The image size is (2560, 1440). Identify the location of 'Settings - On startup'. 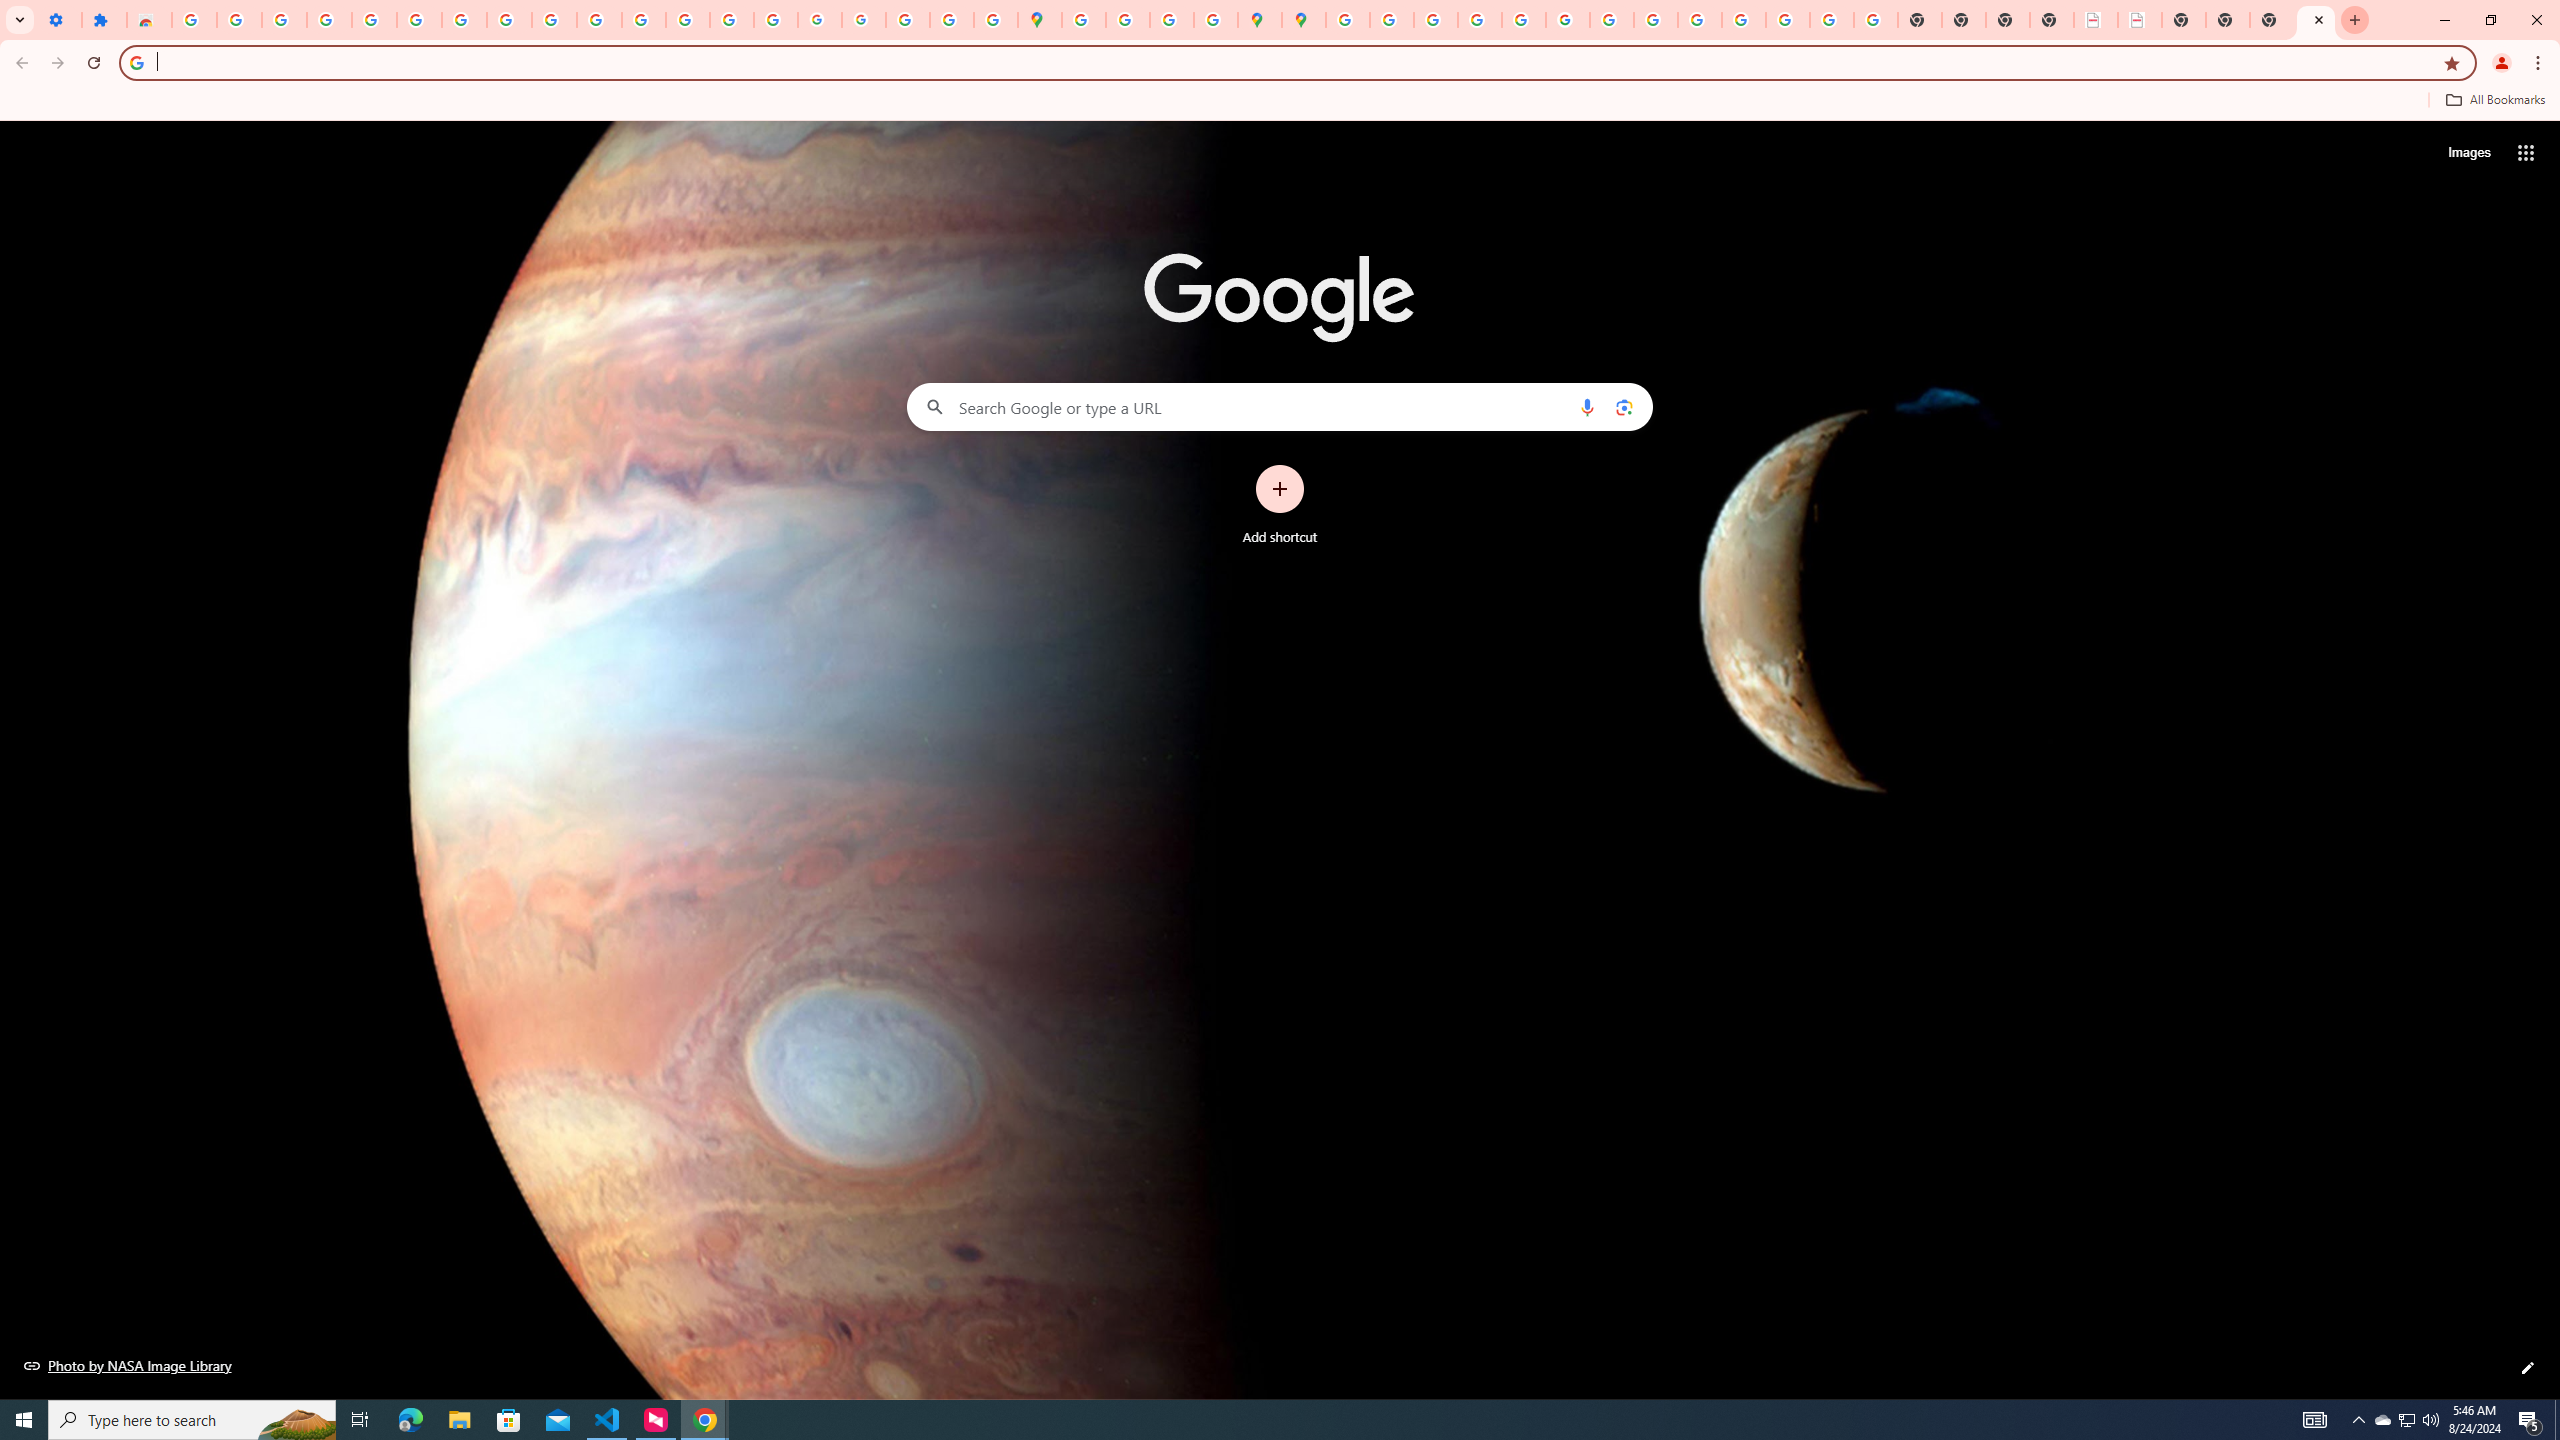
(60, 19).